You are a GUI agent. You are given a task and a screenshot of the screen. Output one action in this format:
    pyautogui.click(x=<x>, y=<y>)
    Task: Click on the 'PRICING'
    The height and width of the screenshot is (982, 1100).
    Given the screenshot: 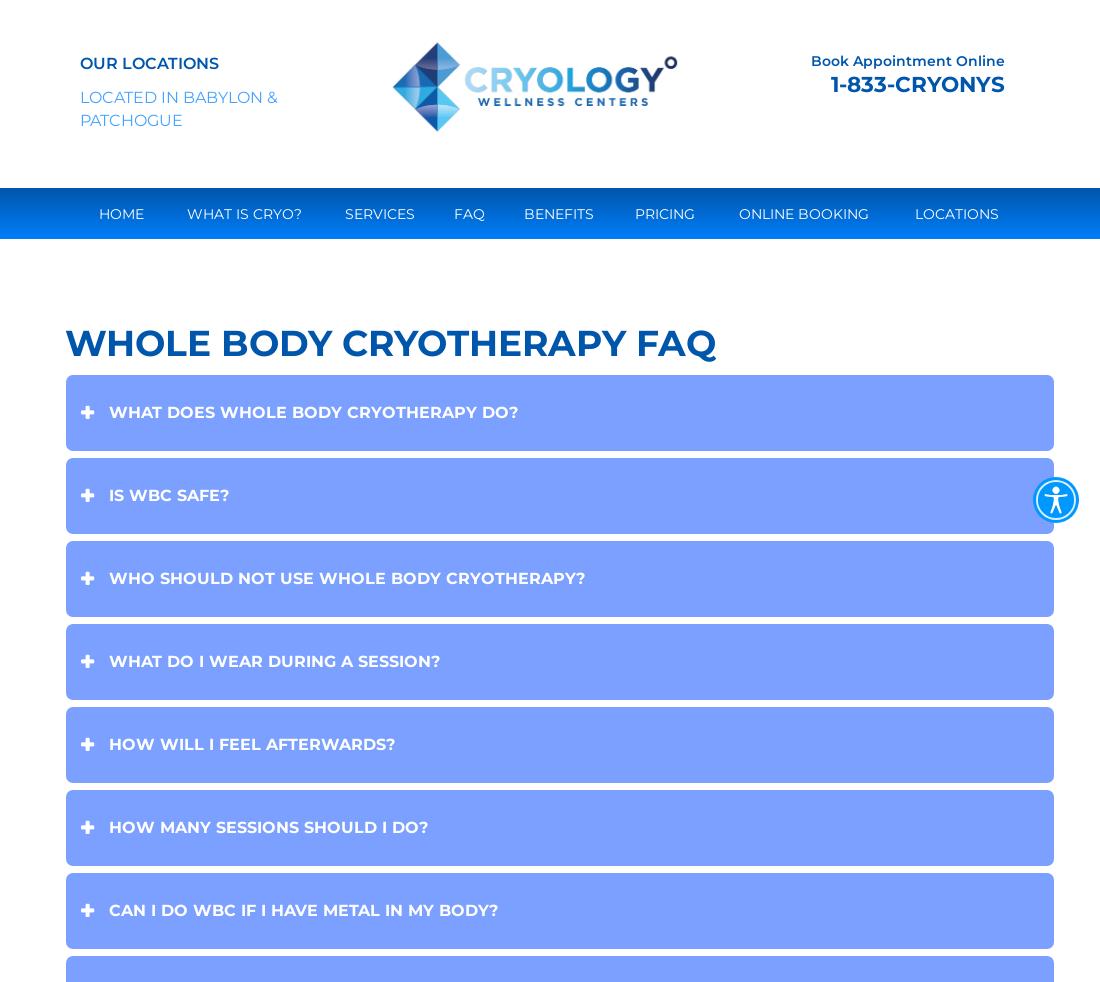 What is the action you would take?
    pyautogui.click(x=635, y=212)
    